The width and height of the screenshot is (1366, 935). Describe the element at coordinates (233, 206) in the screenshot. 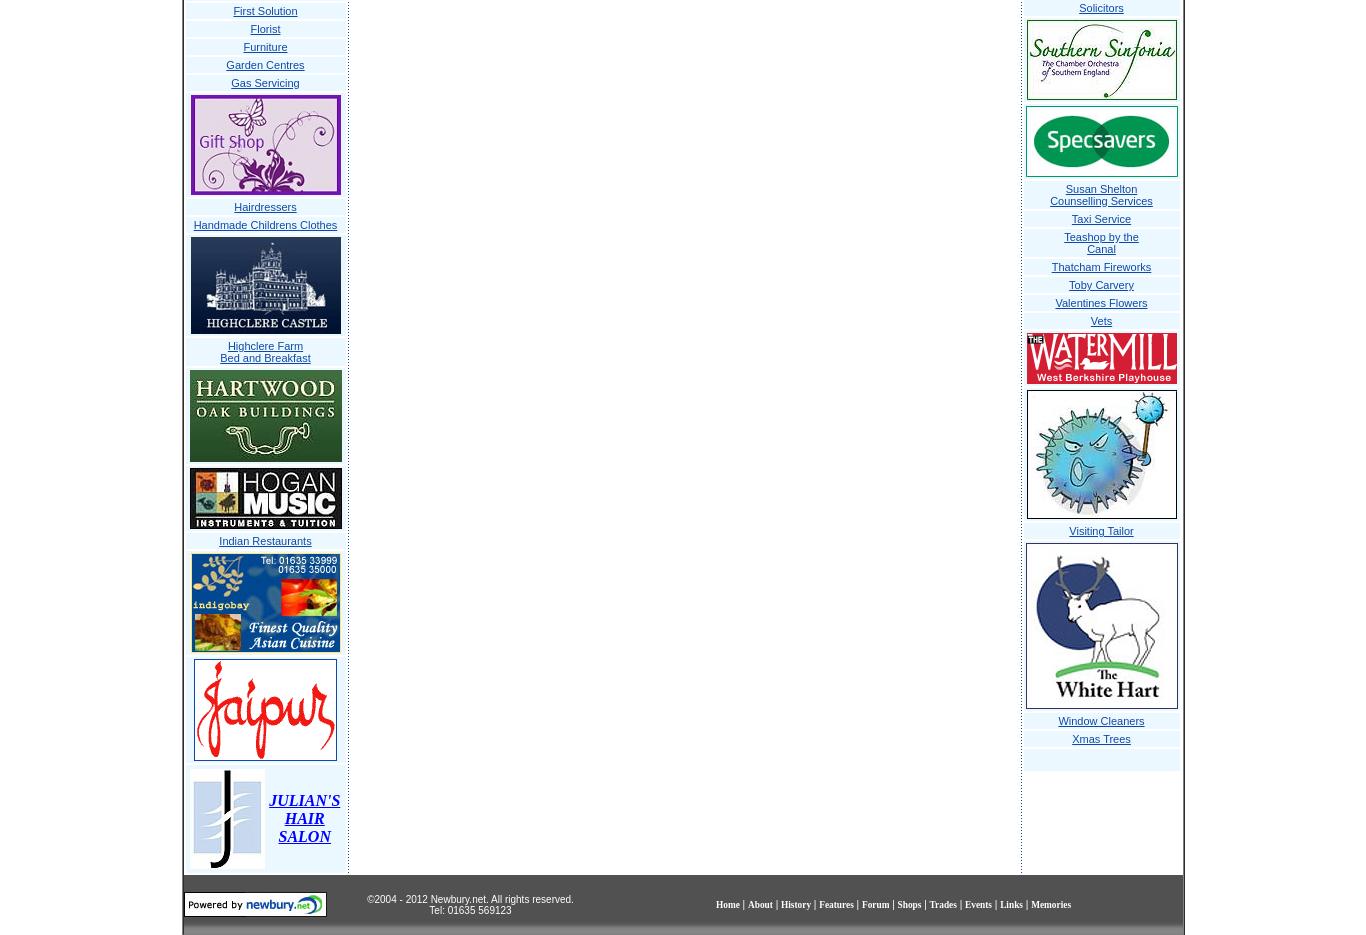

I see `'Hairdressers'` at that location.